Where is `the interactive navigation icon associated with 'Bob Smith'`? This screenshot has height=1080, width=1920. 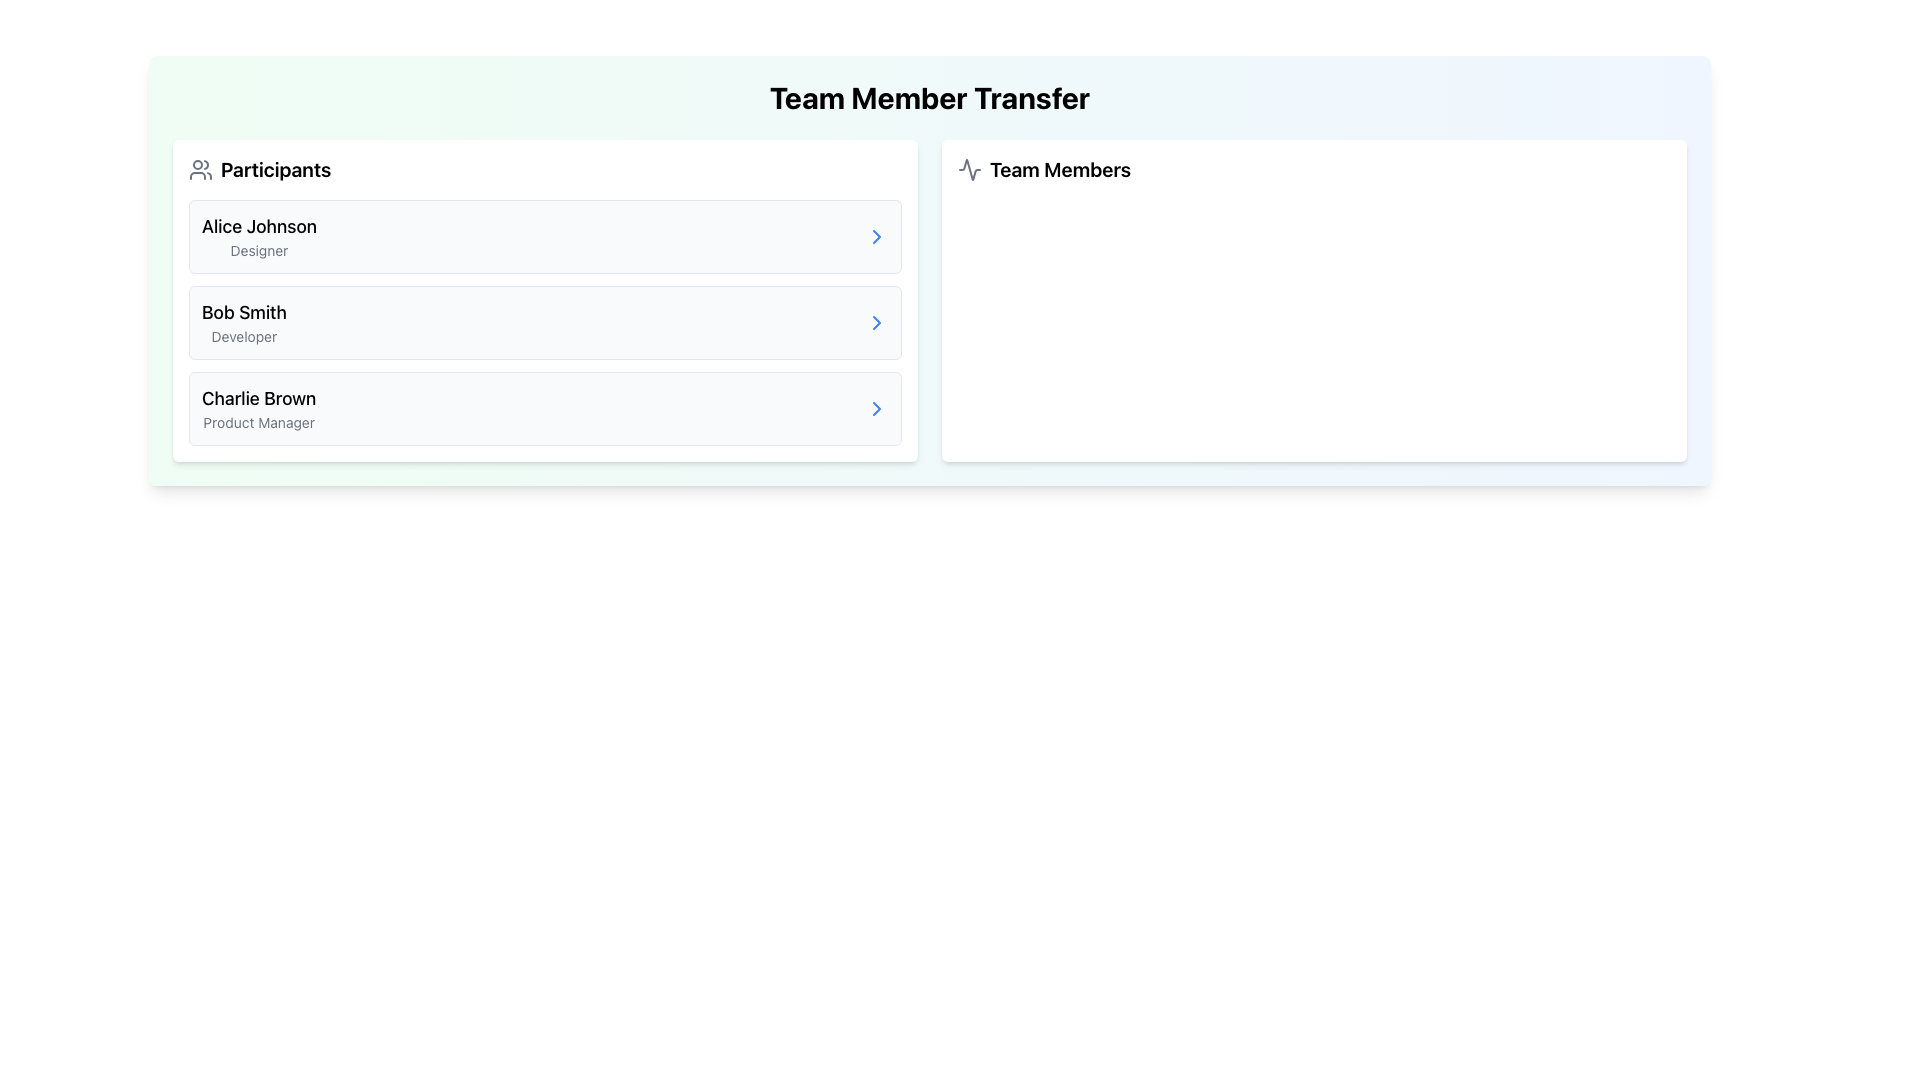 the interactive navigation icon associated with 'Bob Smith' is located at coordinates (877, 322).